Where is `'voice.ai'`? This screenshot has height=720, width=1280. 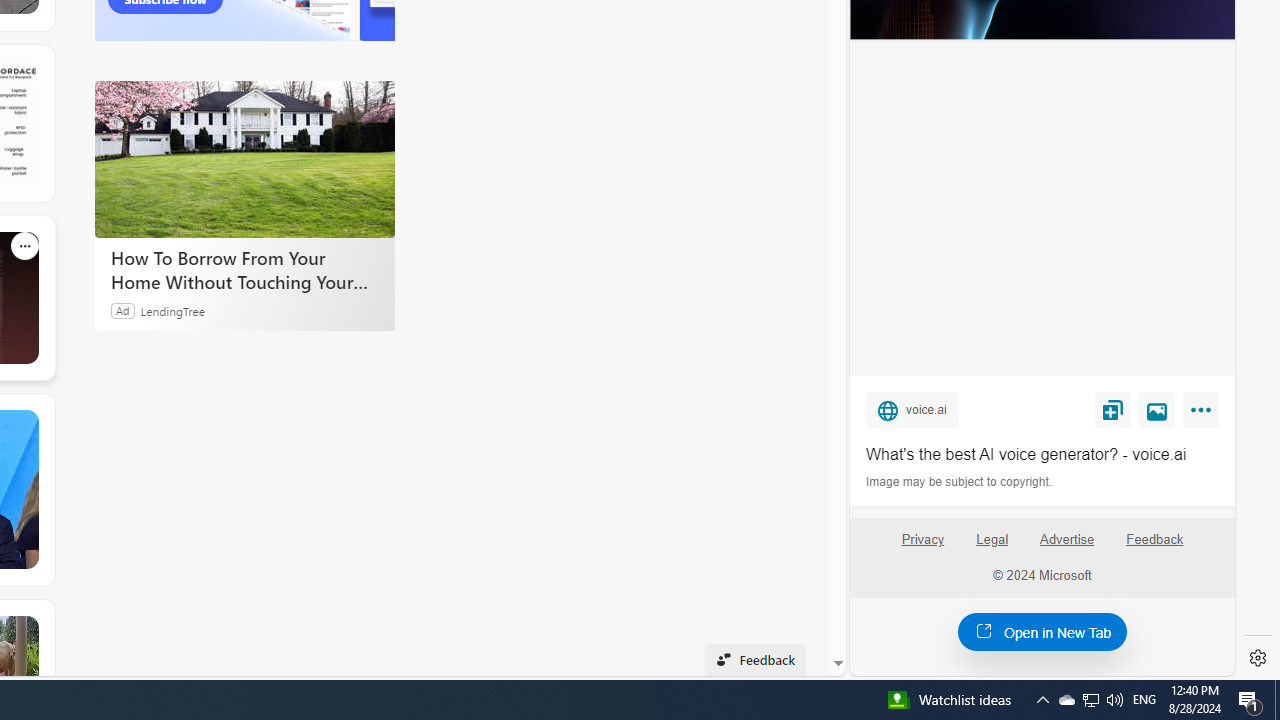 'voice.ai' is located at coordinates (911, 408).